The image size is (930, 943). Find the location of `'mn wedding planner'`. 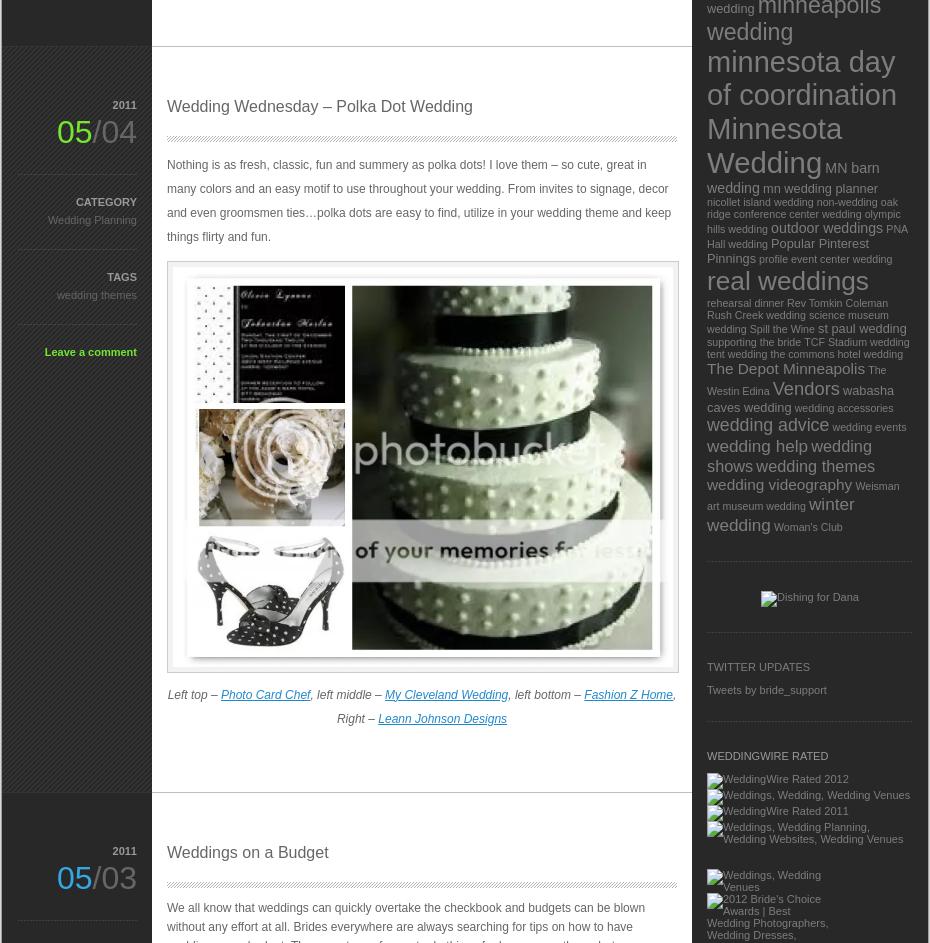

'mn wedding planner' is located at coordinates (818, 187).